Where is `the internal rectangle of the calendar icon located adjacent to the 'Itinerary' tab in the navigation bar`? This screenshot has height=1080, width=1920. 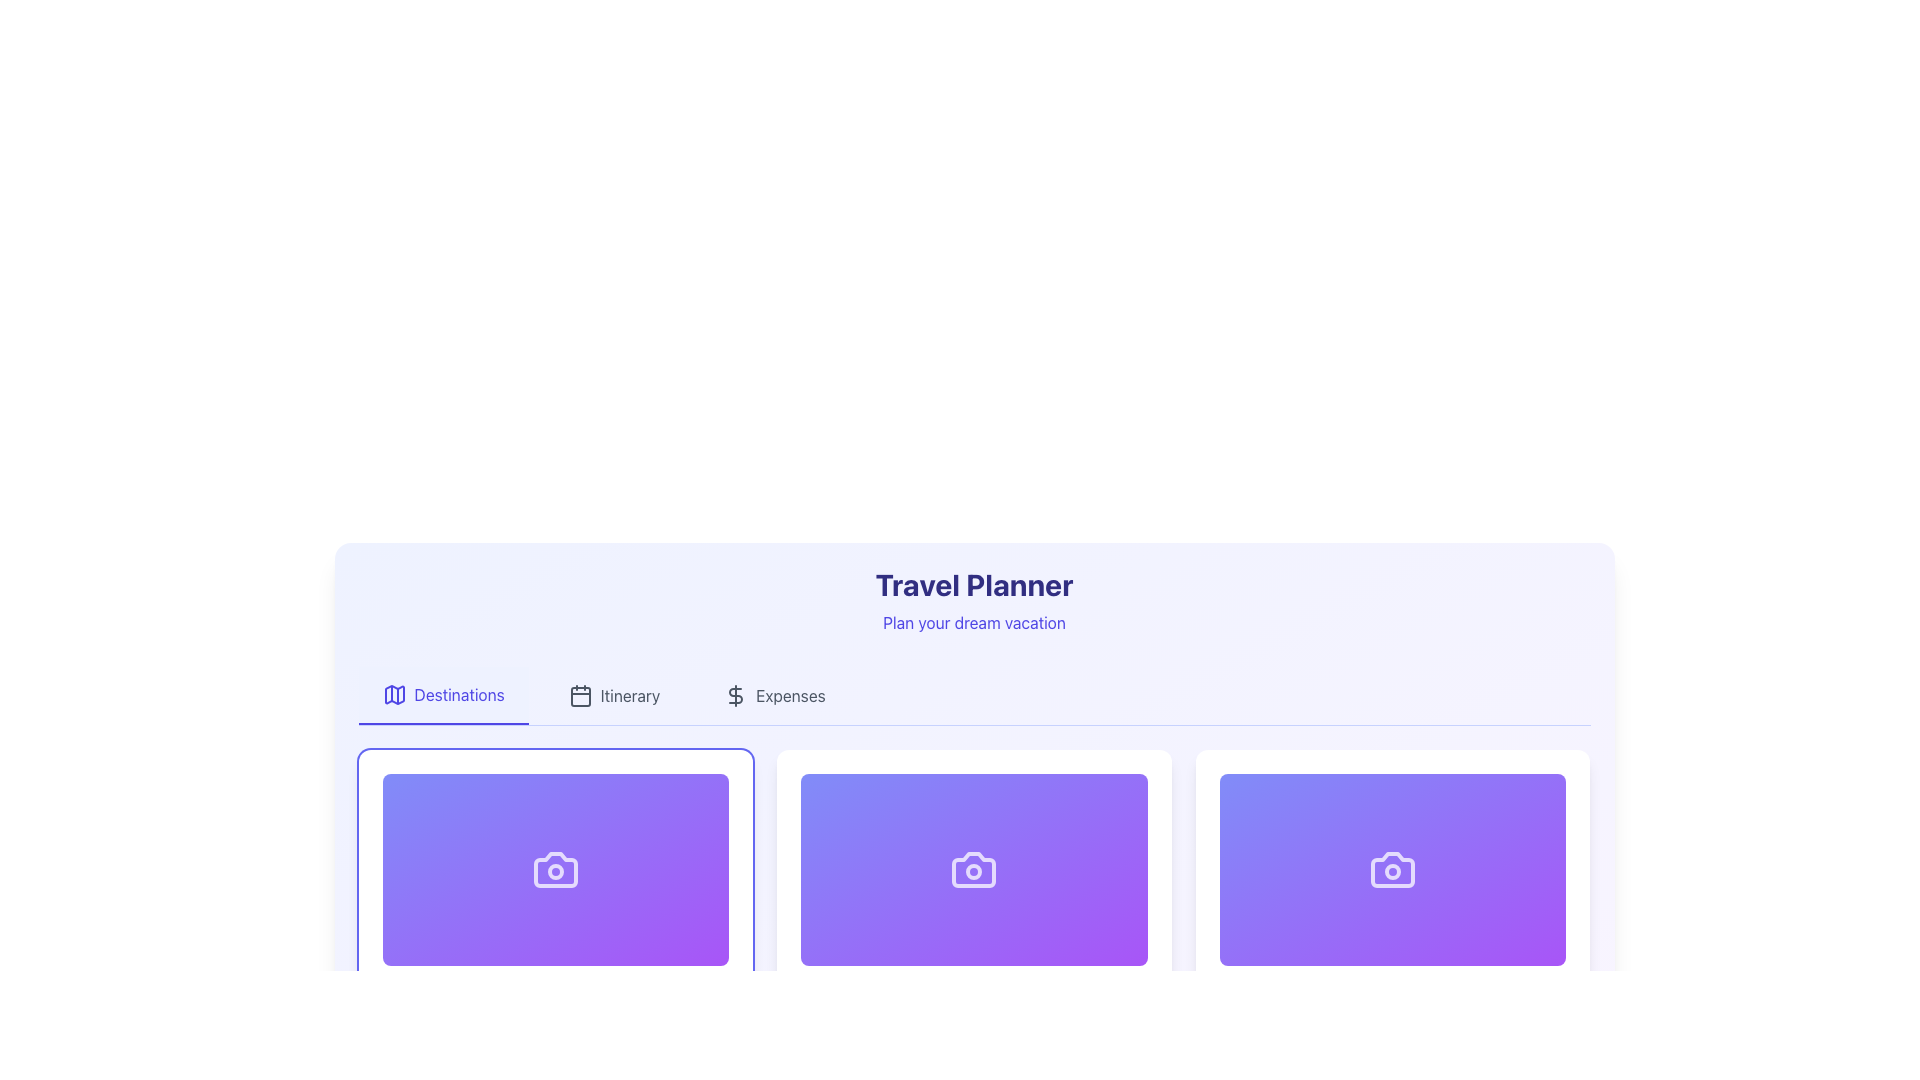 the internal rectangle of the calendar icon located adjacent to the 'Itinerary' tab in the navigation bar is located at coordinates (579, 696).